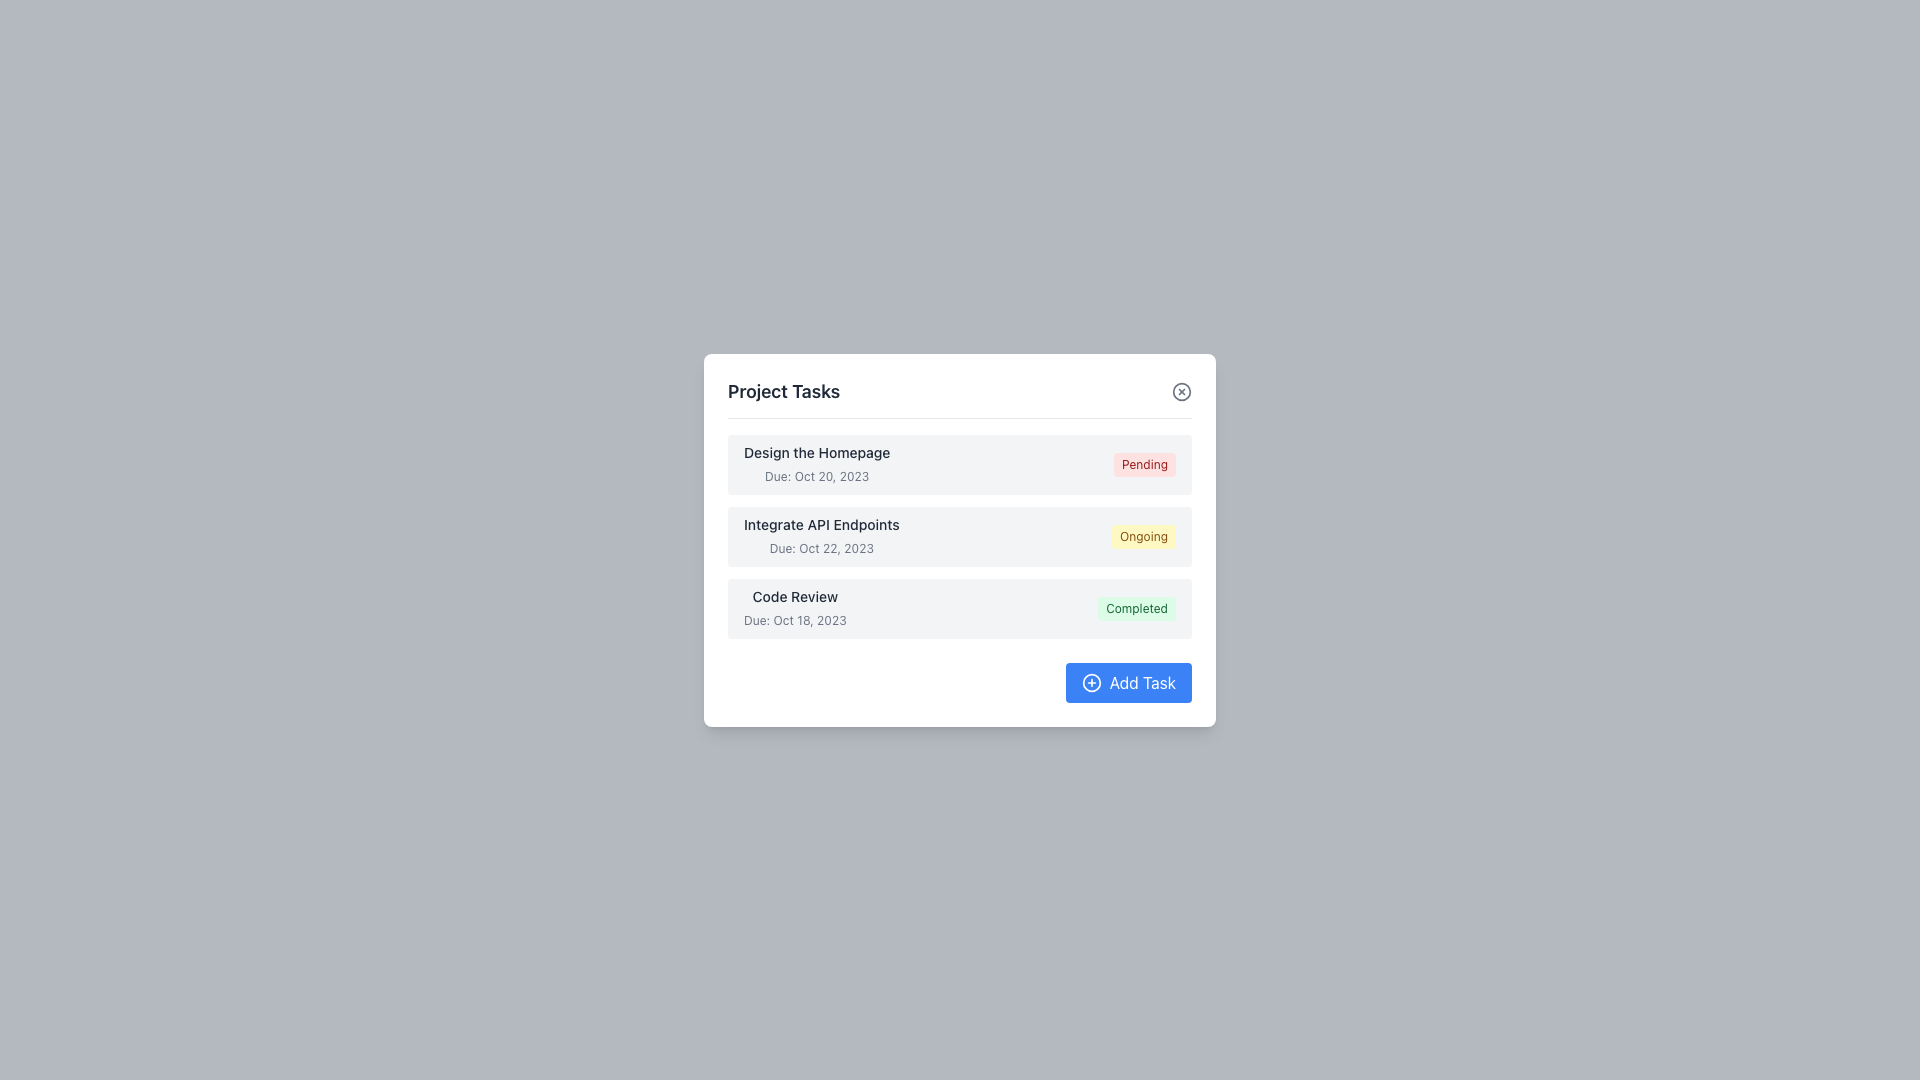 This screenshot has height=1080, width=1920. What do you see at coordinates (960, 607) in the screenshot?
I see `the task card that displays the task title 'Code Review'` at bounding box center [960, 607].